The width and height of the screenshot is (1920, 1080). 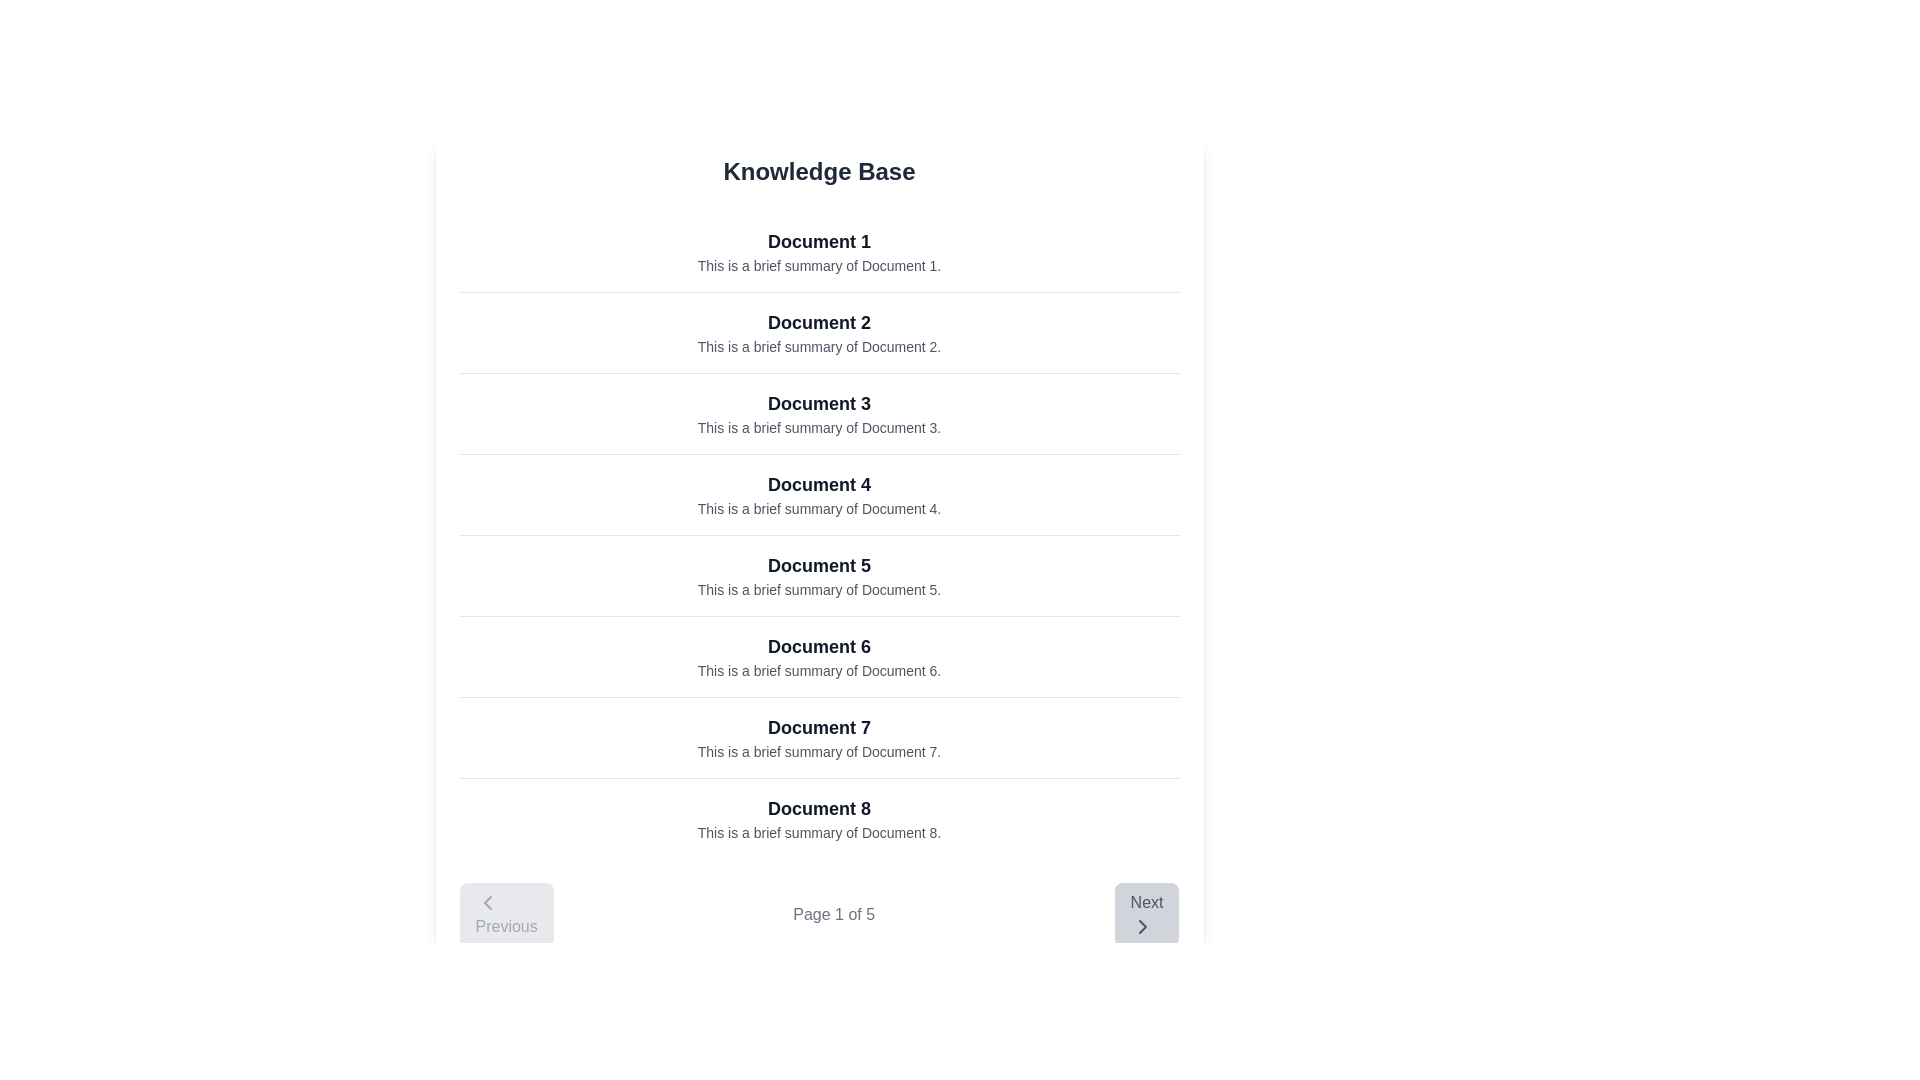 What do you see at coordinates (487, 902) in the screenshot?
I see `the chevron icon located inside the 'Previous' button at the bottom left of the interface` at bounding box center [487, 902].